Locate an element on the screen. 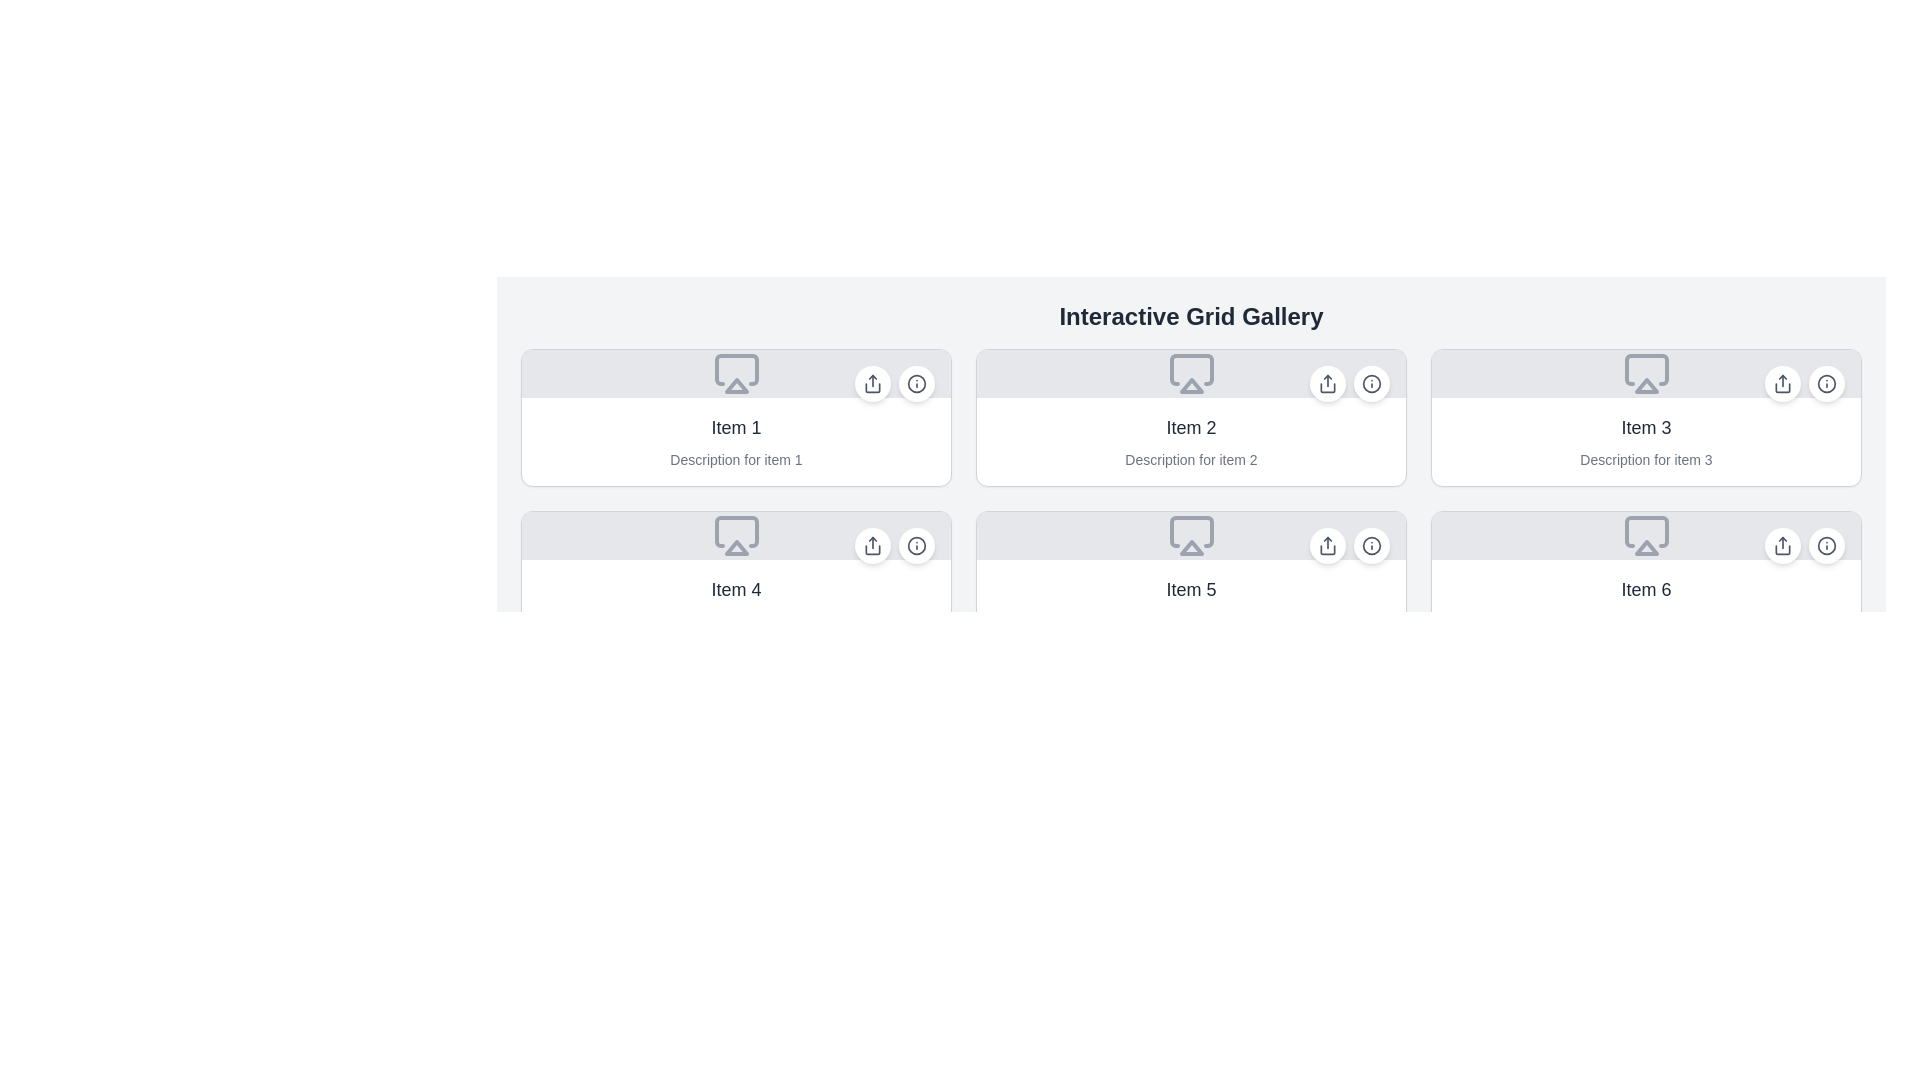 The height and width of the screenshot is (1080, 1920). the uppermost part of the airplay display icon in the 'Interactive Grid Gallery' for 'Item 1' is located at coordinates (735, 370).